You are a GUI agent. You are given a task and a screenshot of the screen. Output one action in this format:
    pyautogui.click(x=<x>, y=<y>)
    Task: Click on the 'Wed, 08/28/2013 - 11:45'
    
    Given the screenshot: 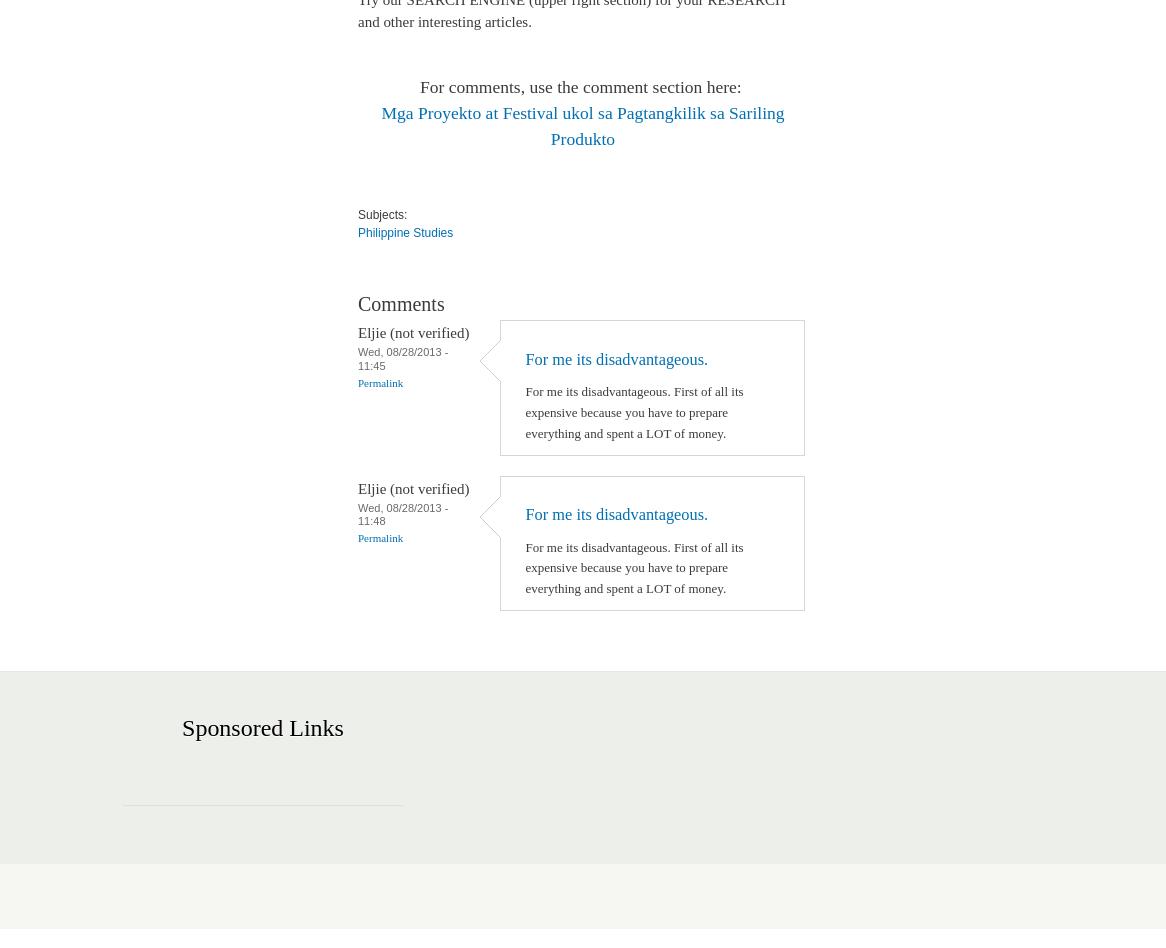 What is the action you would take?
    pyautogui.click(x=402, y=357)
    